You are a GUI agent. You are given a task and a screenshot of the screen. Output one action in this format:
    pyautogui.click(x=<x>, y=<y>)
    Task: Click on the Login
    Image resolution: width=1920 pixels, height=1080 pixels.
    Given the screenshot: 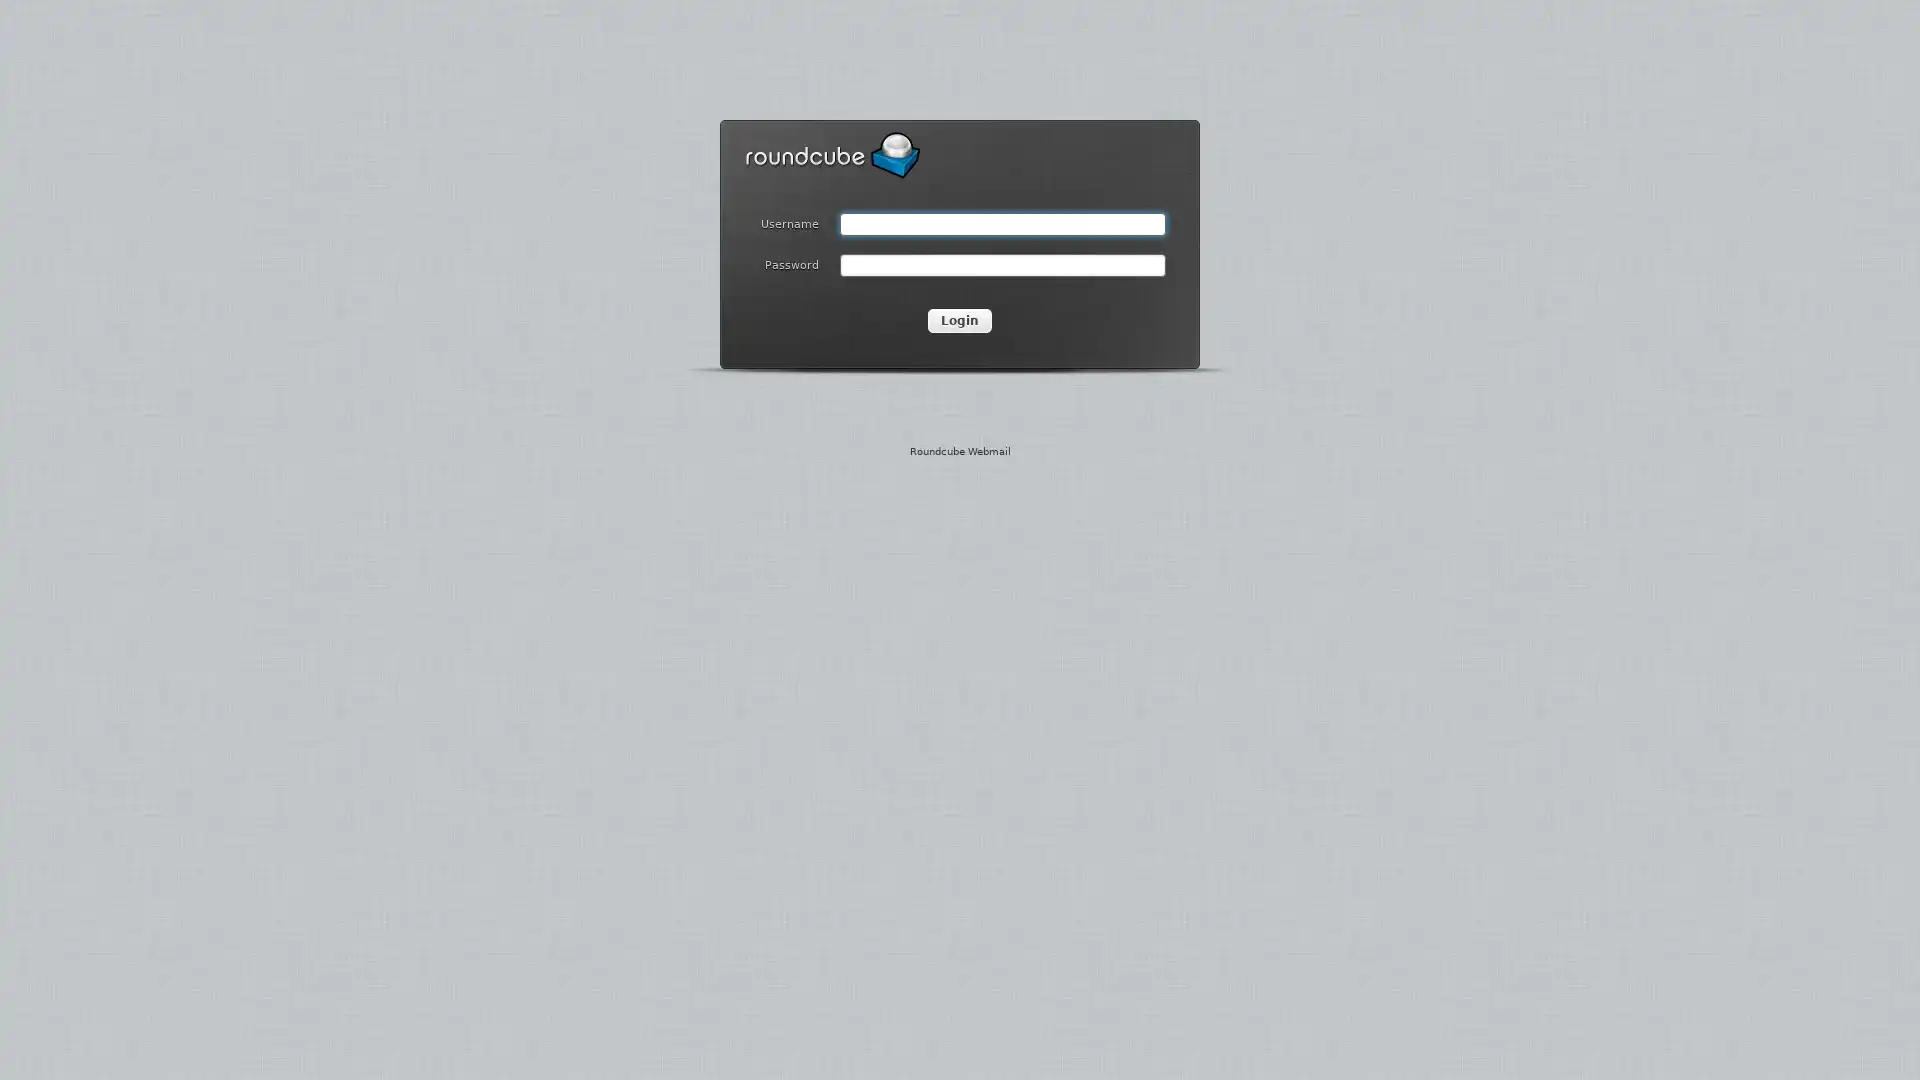 What is the action you would take?
    pyautogui.click(x=960, y=319)
    